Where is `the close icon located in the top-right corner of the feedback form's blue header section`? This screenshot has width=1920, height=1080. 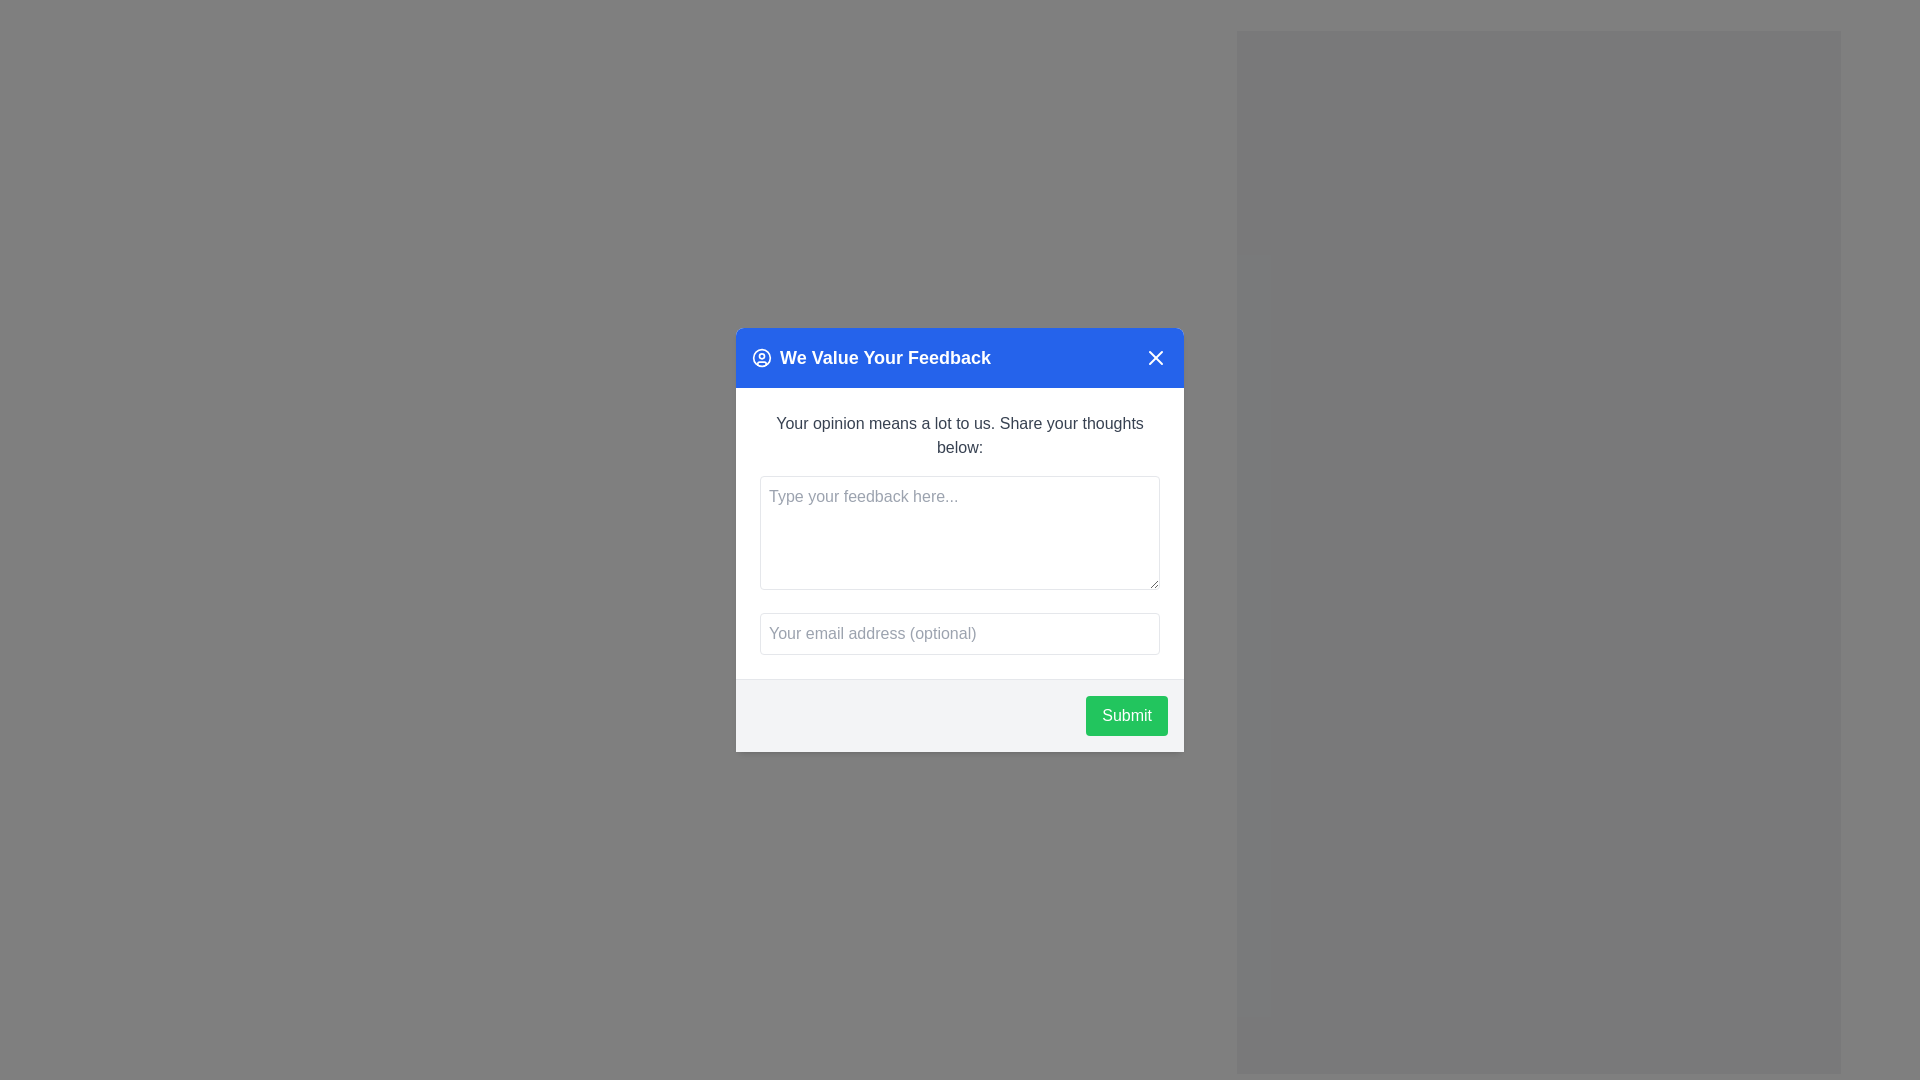
the close icon located in the top-right corner of the feedback form's blue header section is located at coordinates (1156, 357).